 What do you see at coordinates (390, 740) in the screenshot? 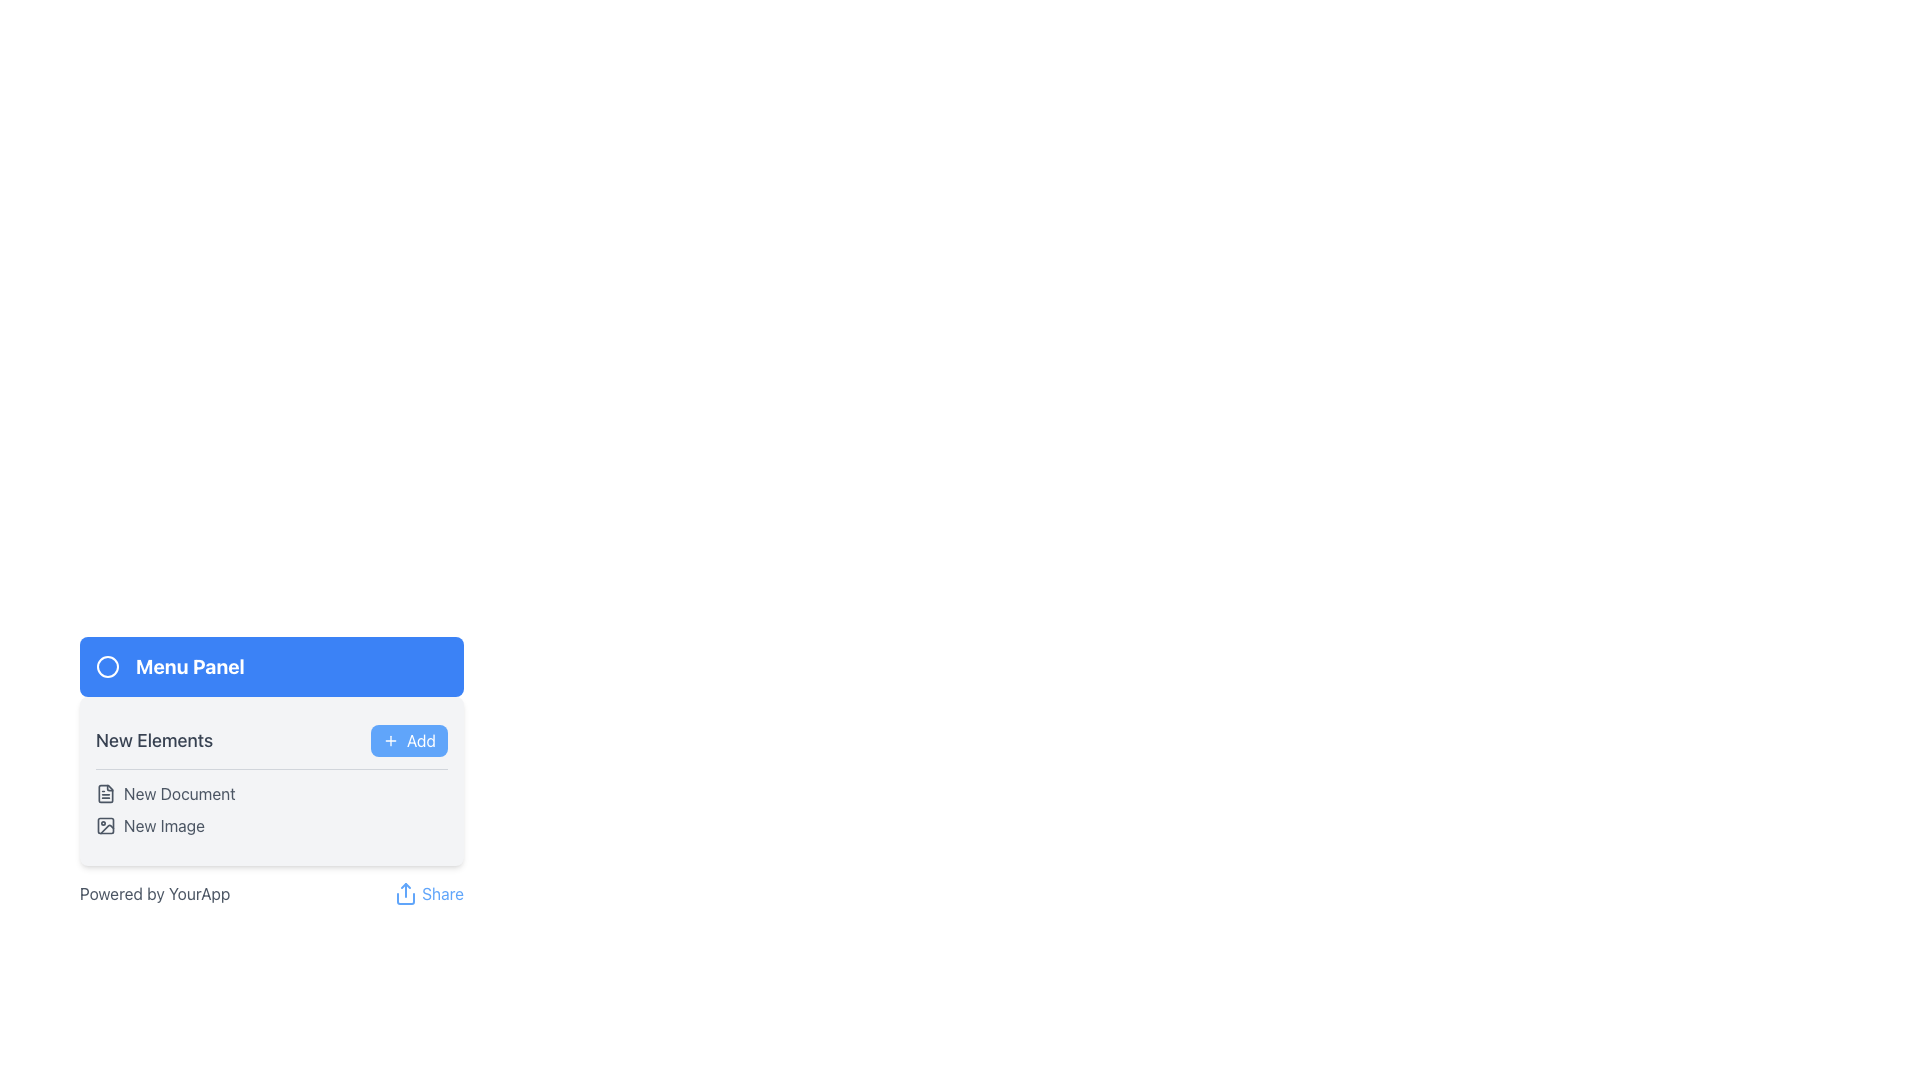
I see `the plus sign icon embedded within the 'Add' button located in the top right corner of the 'New Elements' grouping` at bounding box center [390, 740].